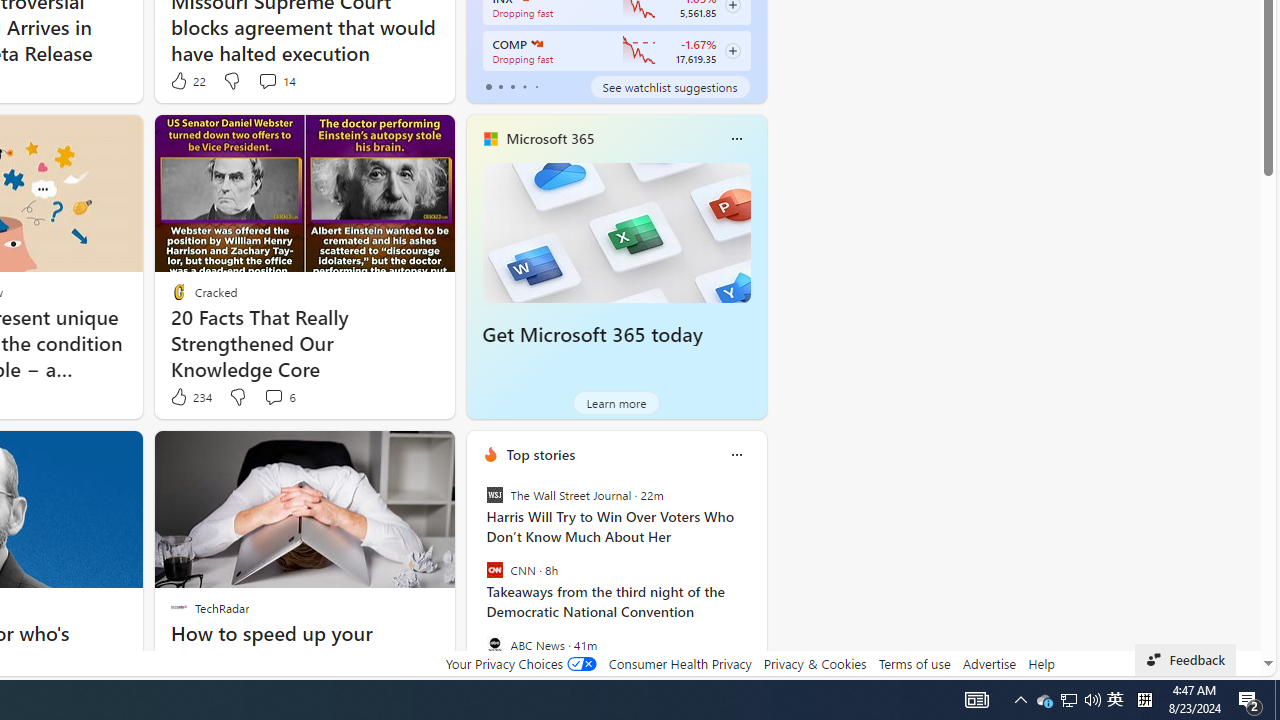  What do you see at coordinates (190, 397) in the screenshot?
I see `'234 Like'` at bounding box center [190, 397].